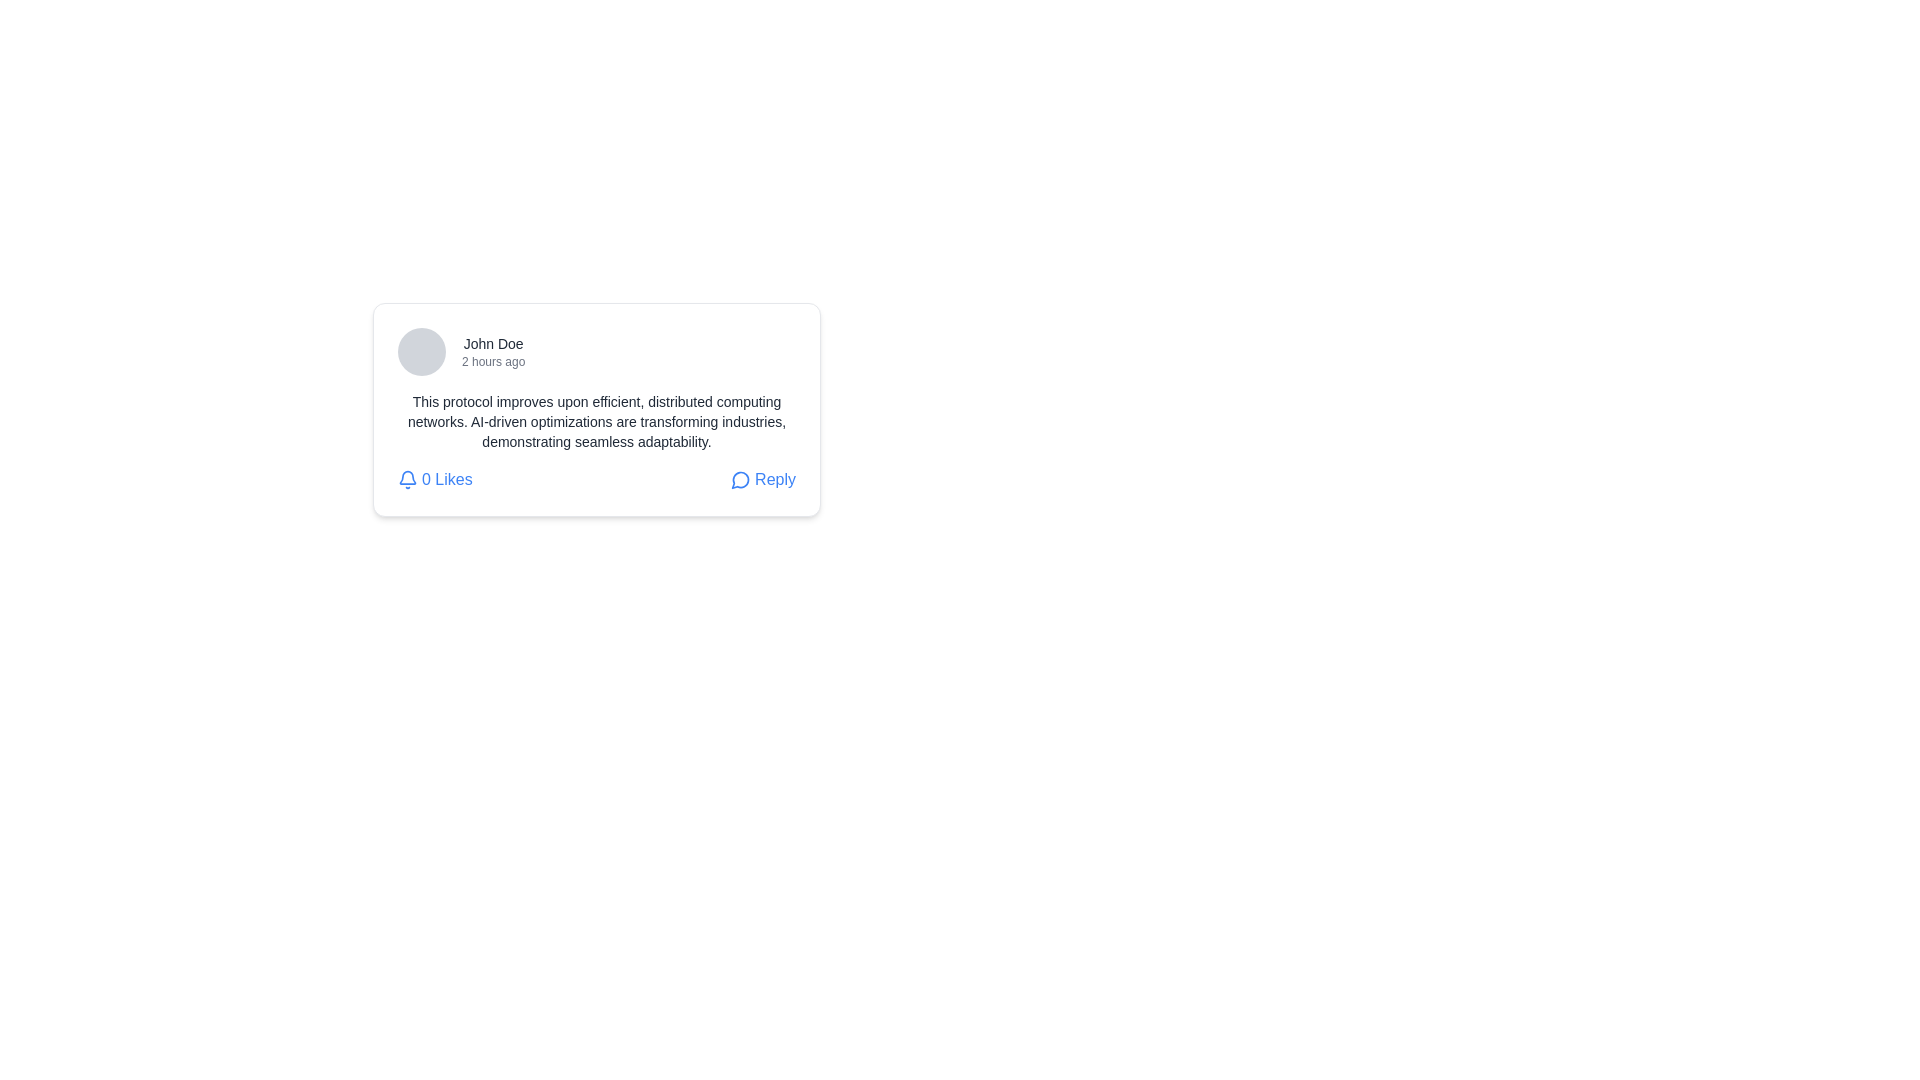 The image size is (1920, 1080). What do you see at coordinates (493, 362) in the screenshot?
I see `the static text displaying '2 hours ago', which is small-sized gray text located below 'John Doe' in the upper-left section of the card component` at bounding box center [493, 362].